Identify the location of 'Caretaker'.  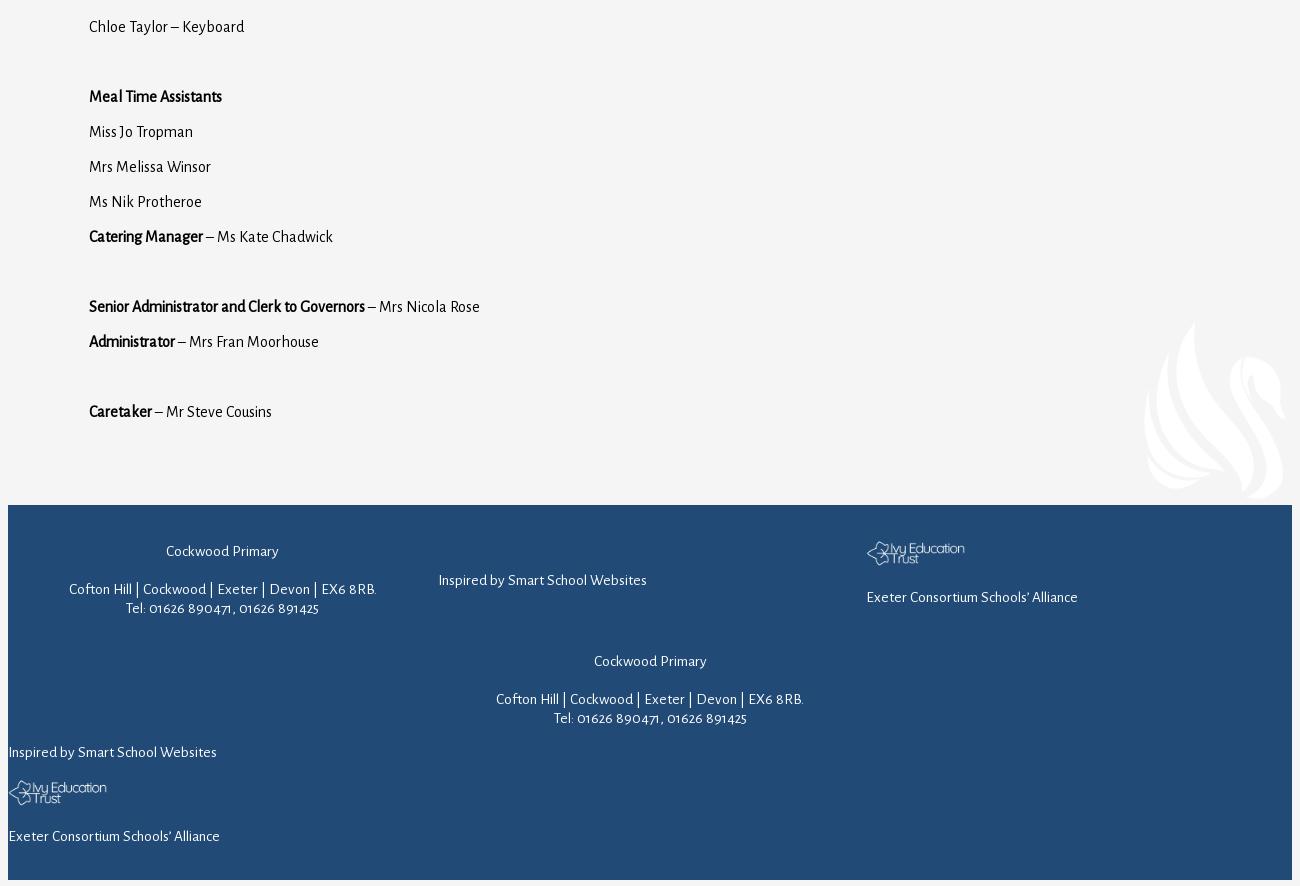
(119, 410).